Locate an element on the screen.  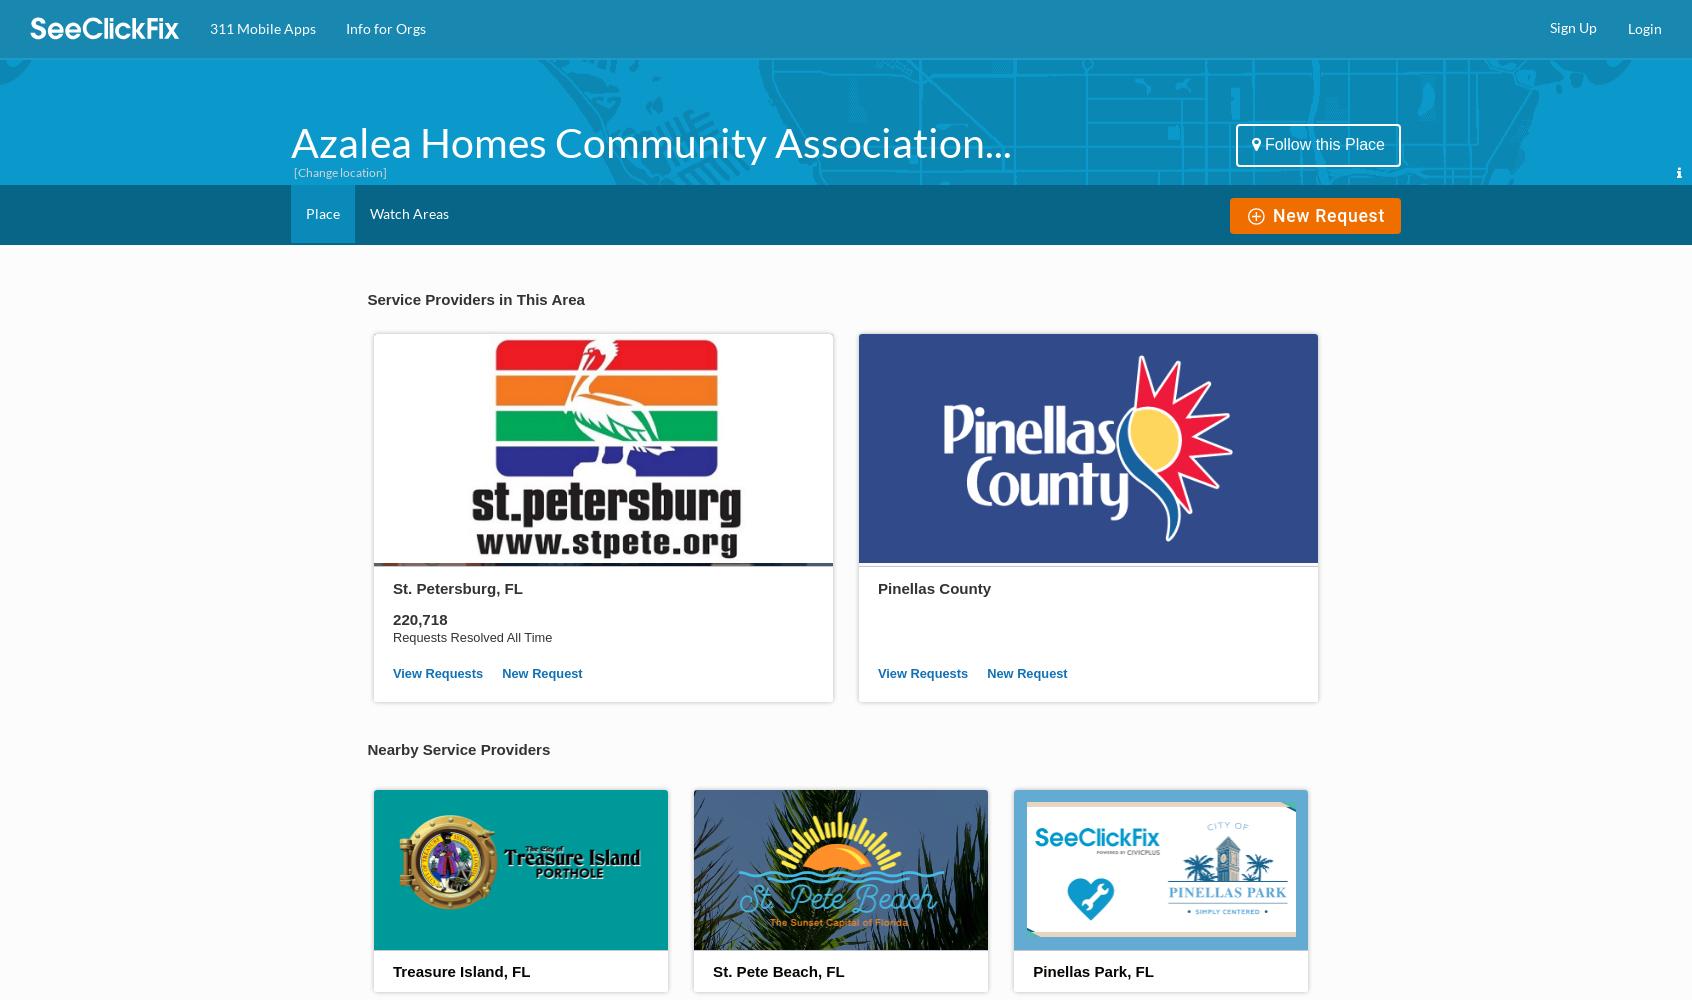
'220,718' is located at coordinates (419, 617).